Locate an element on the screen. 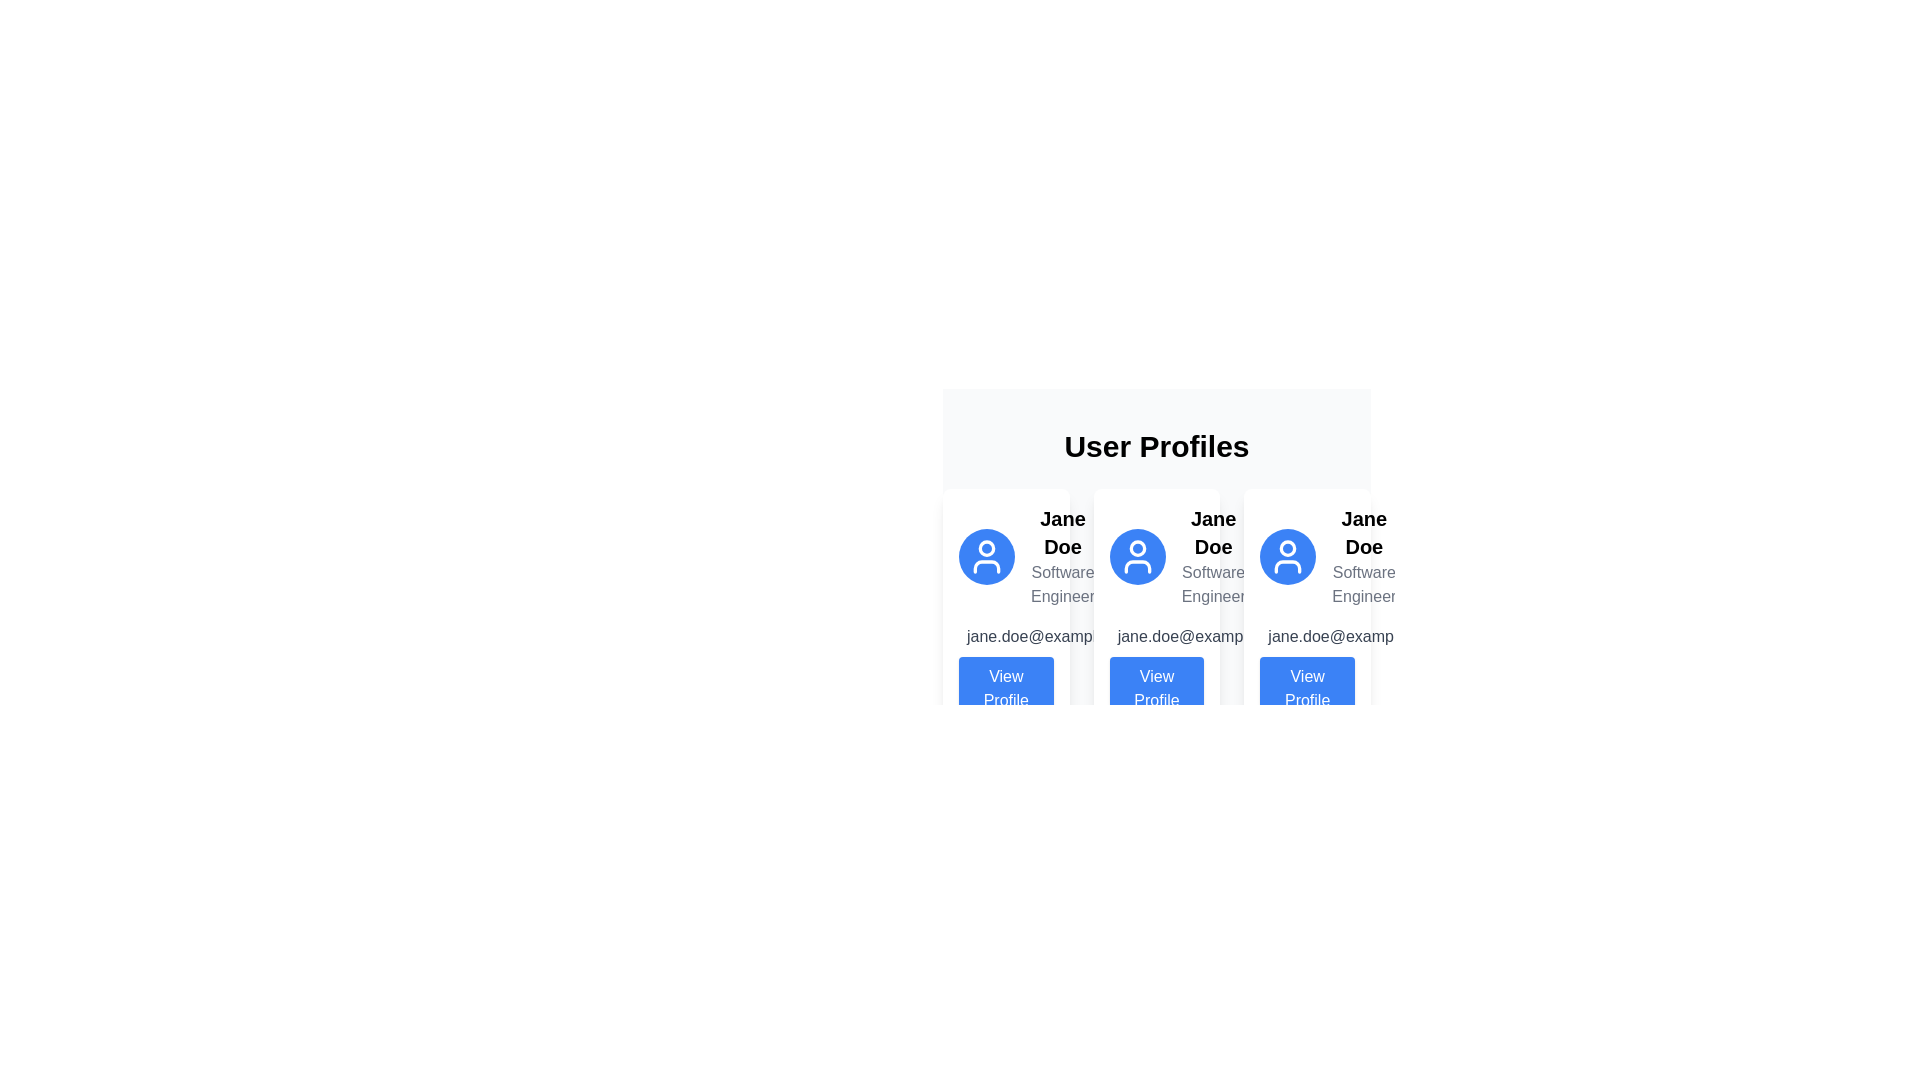 Image resolution: width=1920 pixels, height=1080 pixels. the button at the bottom right of the user profile card is located at coordinates (1307, 688).